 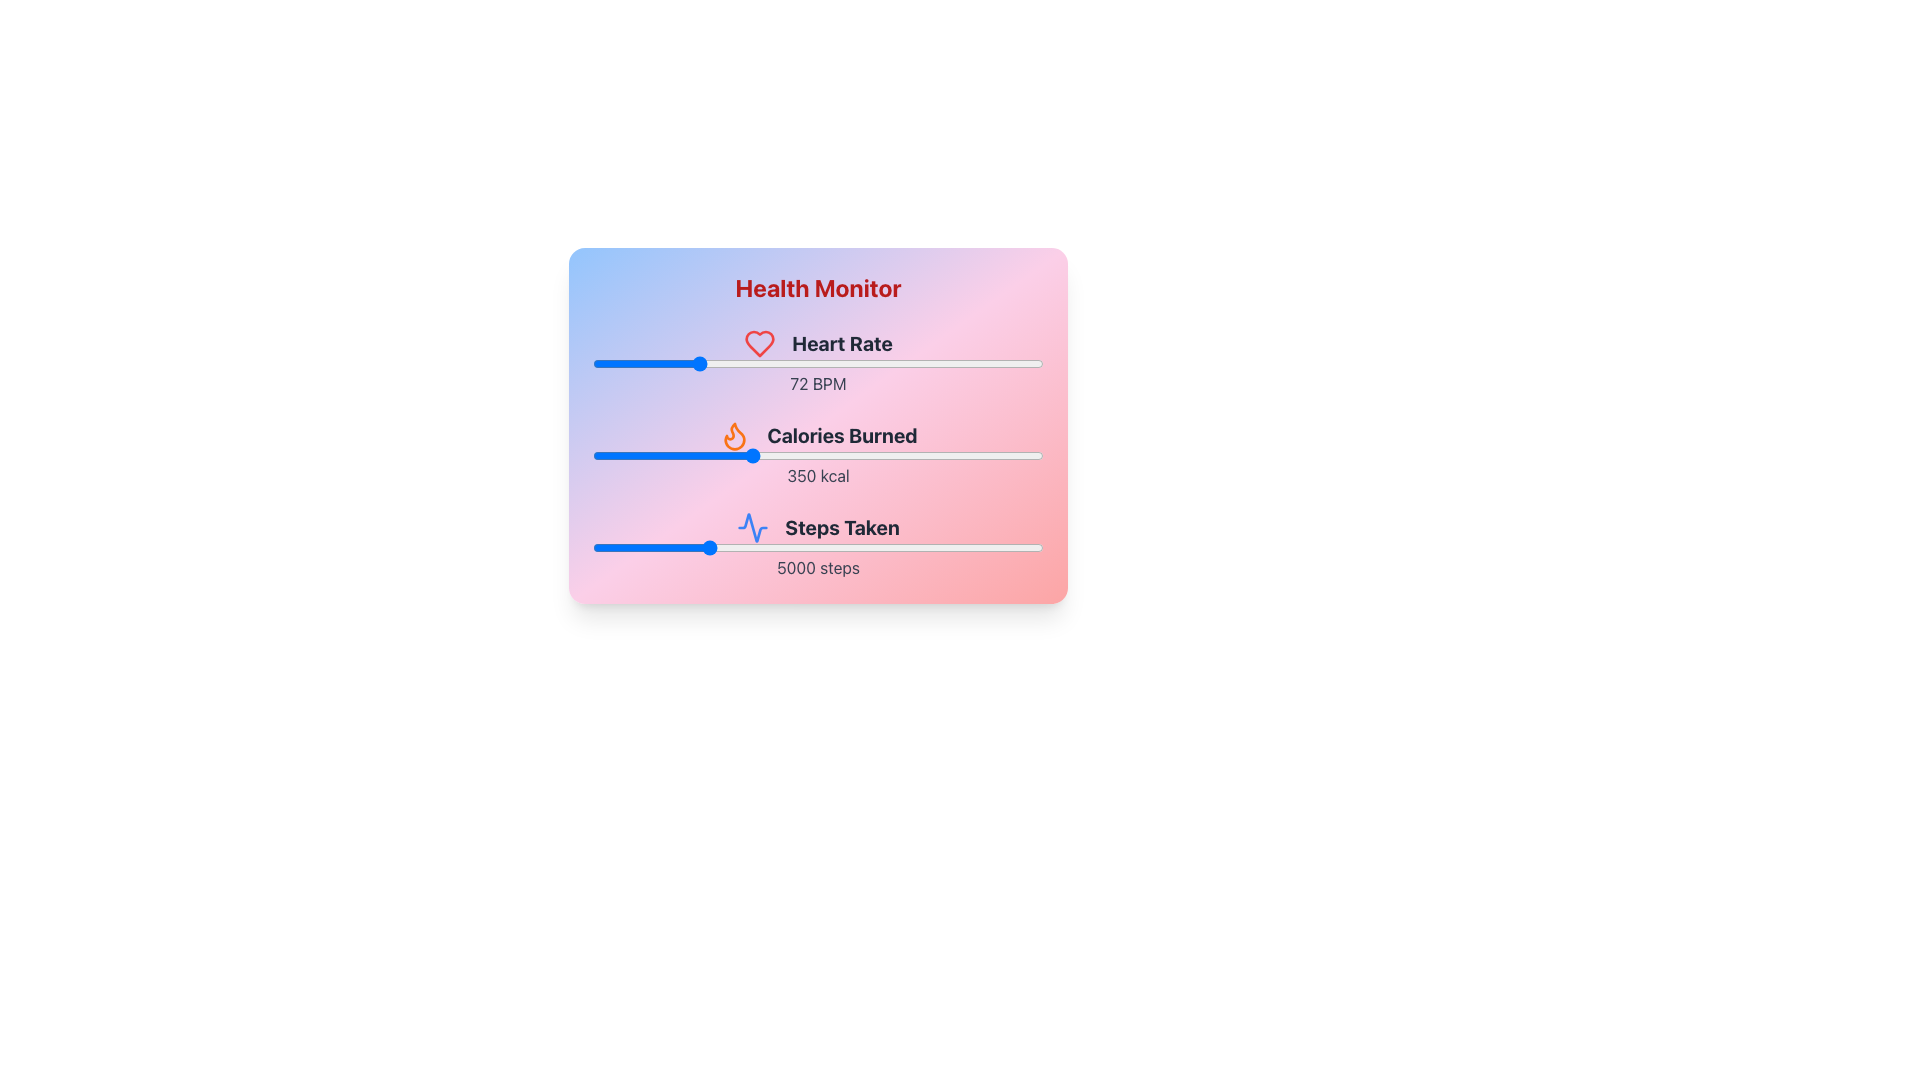 What do you see at coordinates (759, 342) in the screenshot?
I see `the heart rate icon located in the first row of the health monitor card interface, which is positioned directly left of the 'Heart Rate' label for aesthetic review` at bounding box center [759, 342].